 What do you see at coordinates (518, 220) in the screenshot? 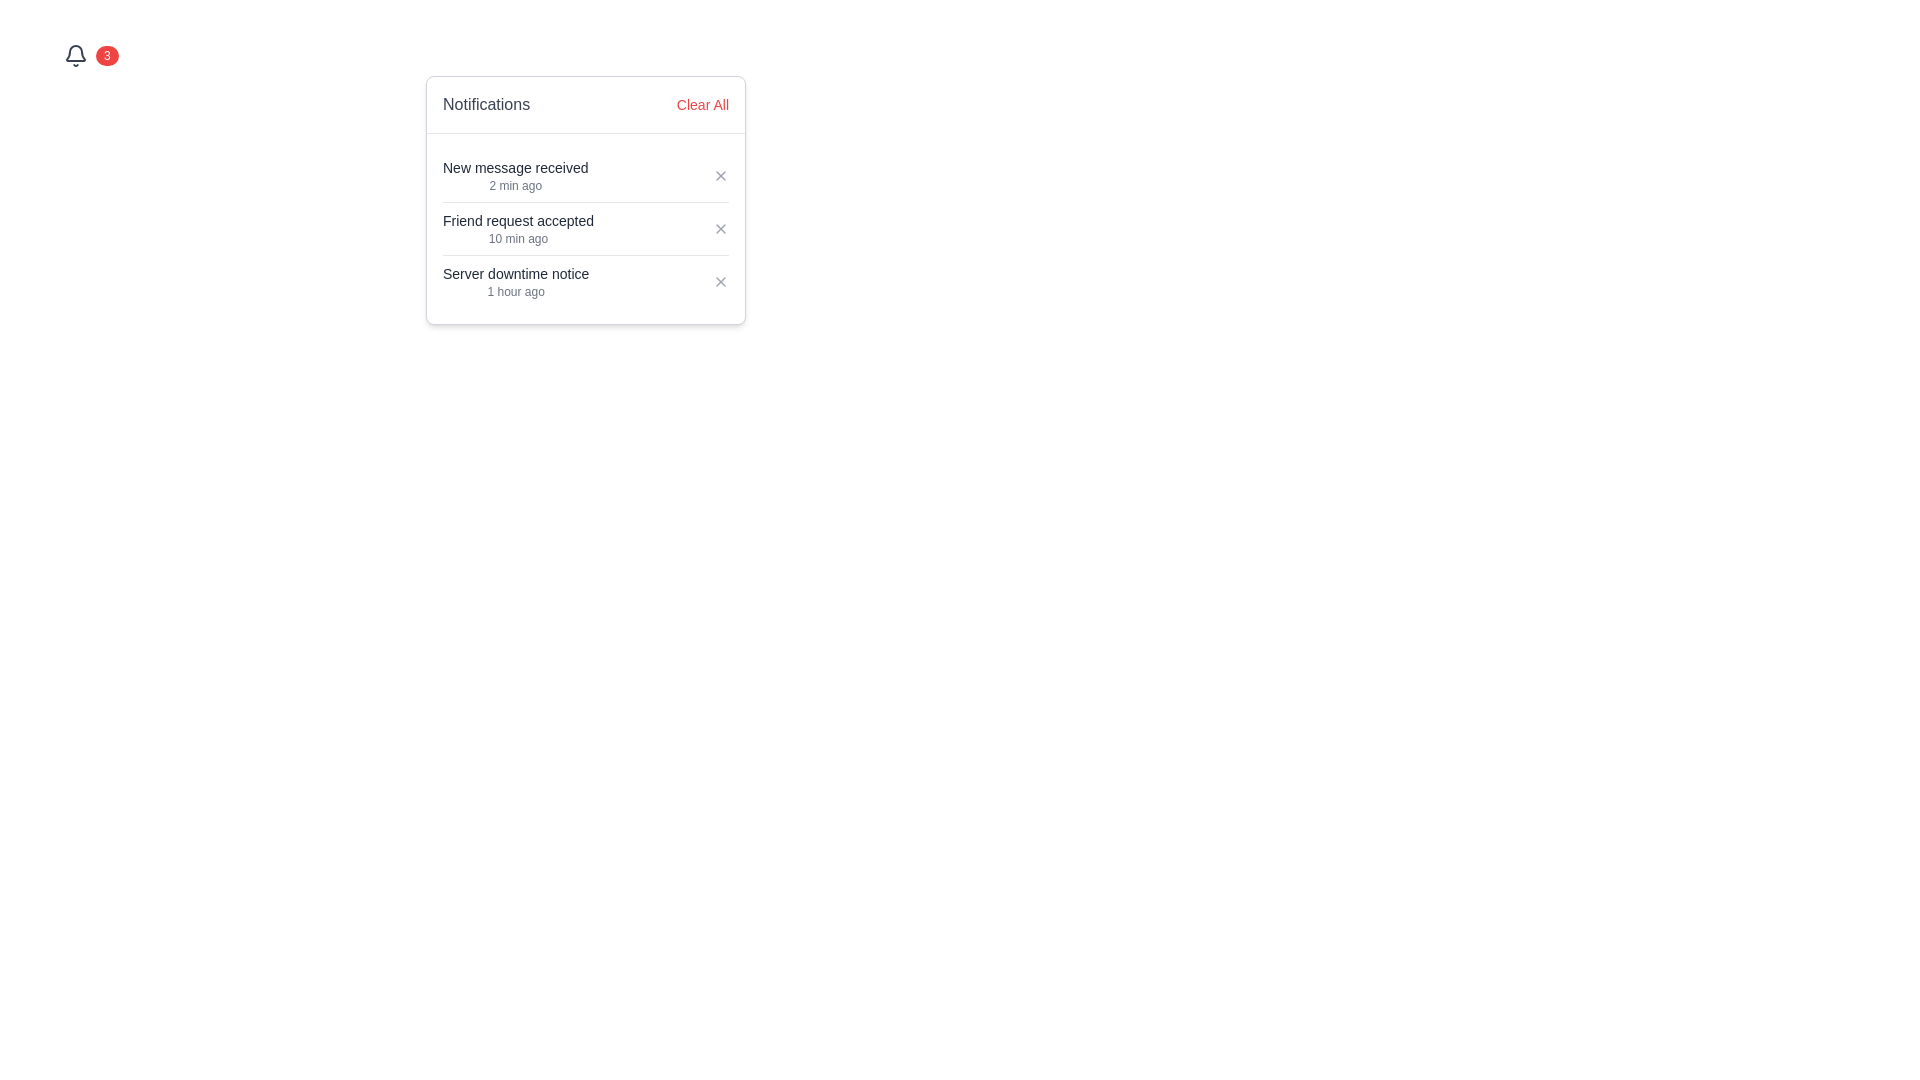
I see `the text label reading 'Friend request accepted' which is the second notification in the list` at bounding box center [518, 220].